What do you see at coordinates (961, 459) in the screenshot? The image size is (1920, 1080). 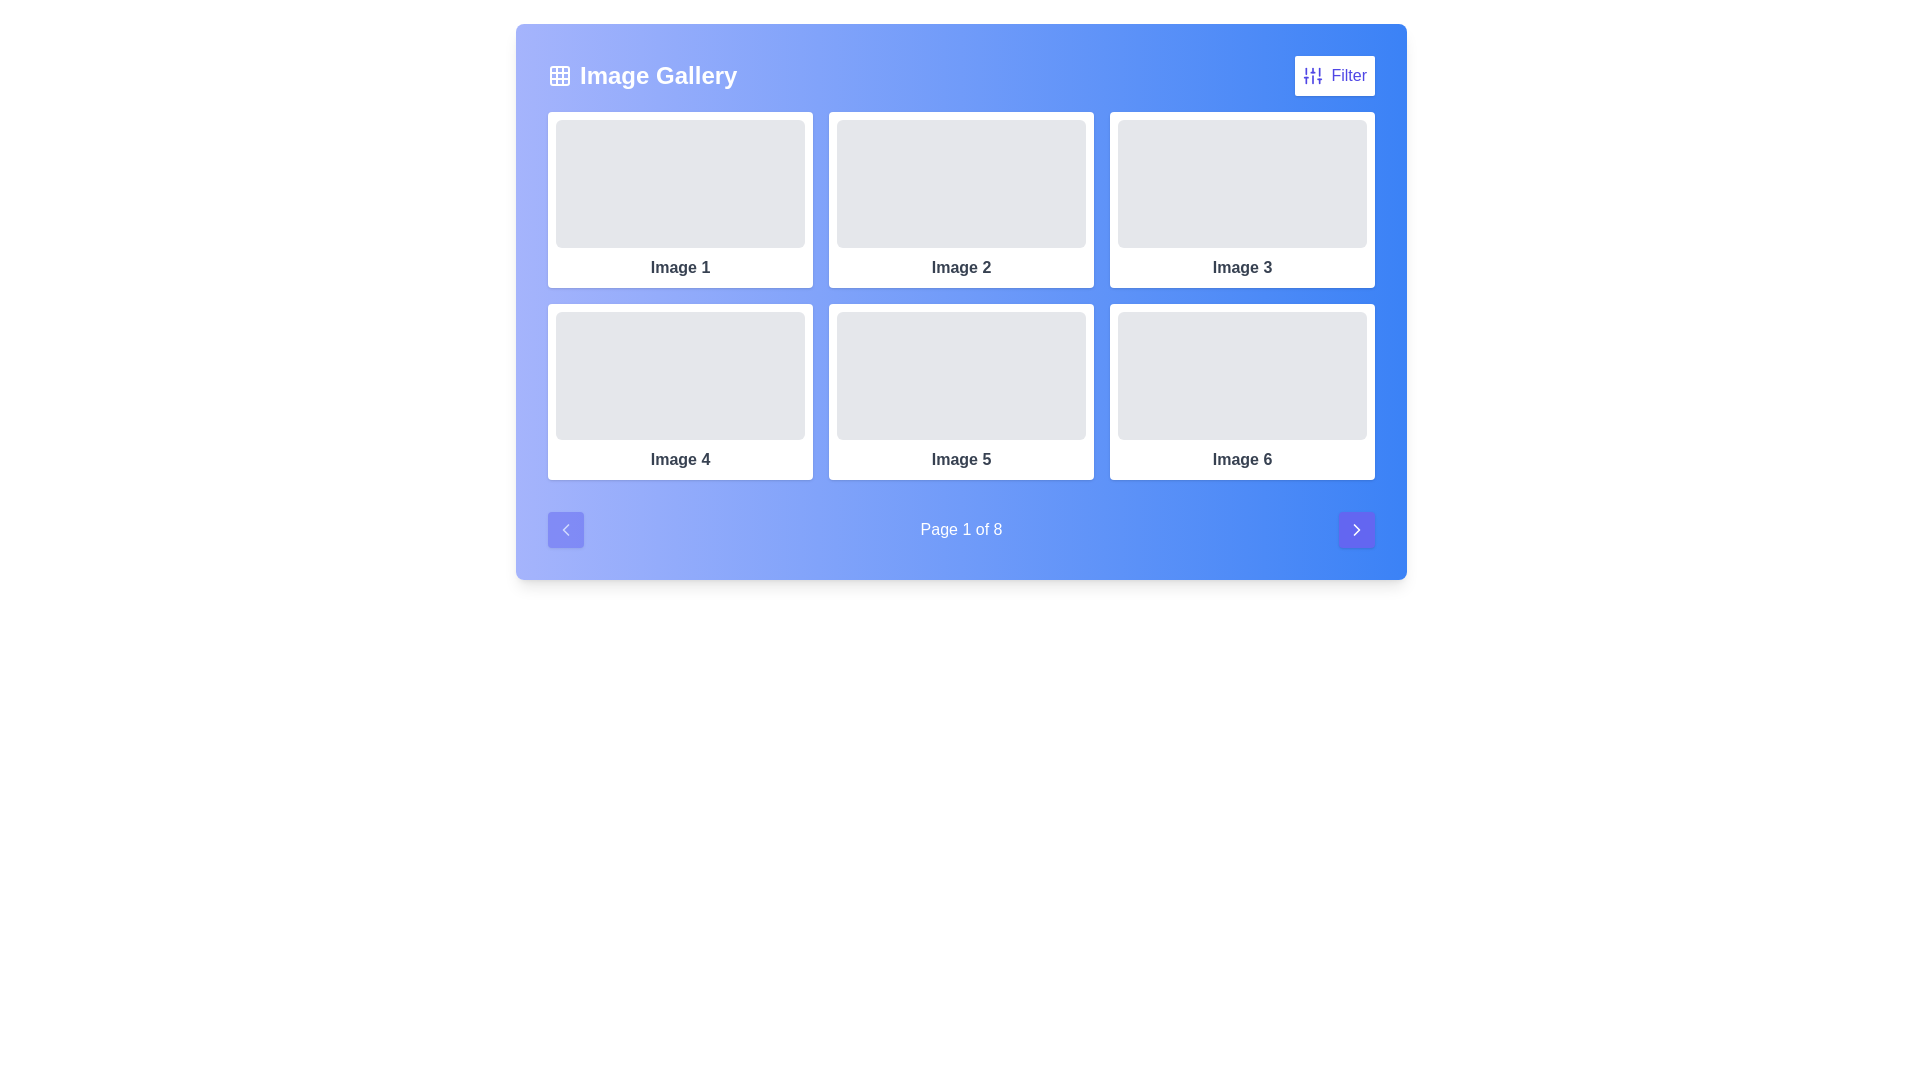 I see `the text label reading 'Image 5', which is displayed in bold and dark gray font, located in the second row and second column of the grid, beneath a gray rectangular placeholder` at bounding box center [961, 459].